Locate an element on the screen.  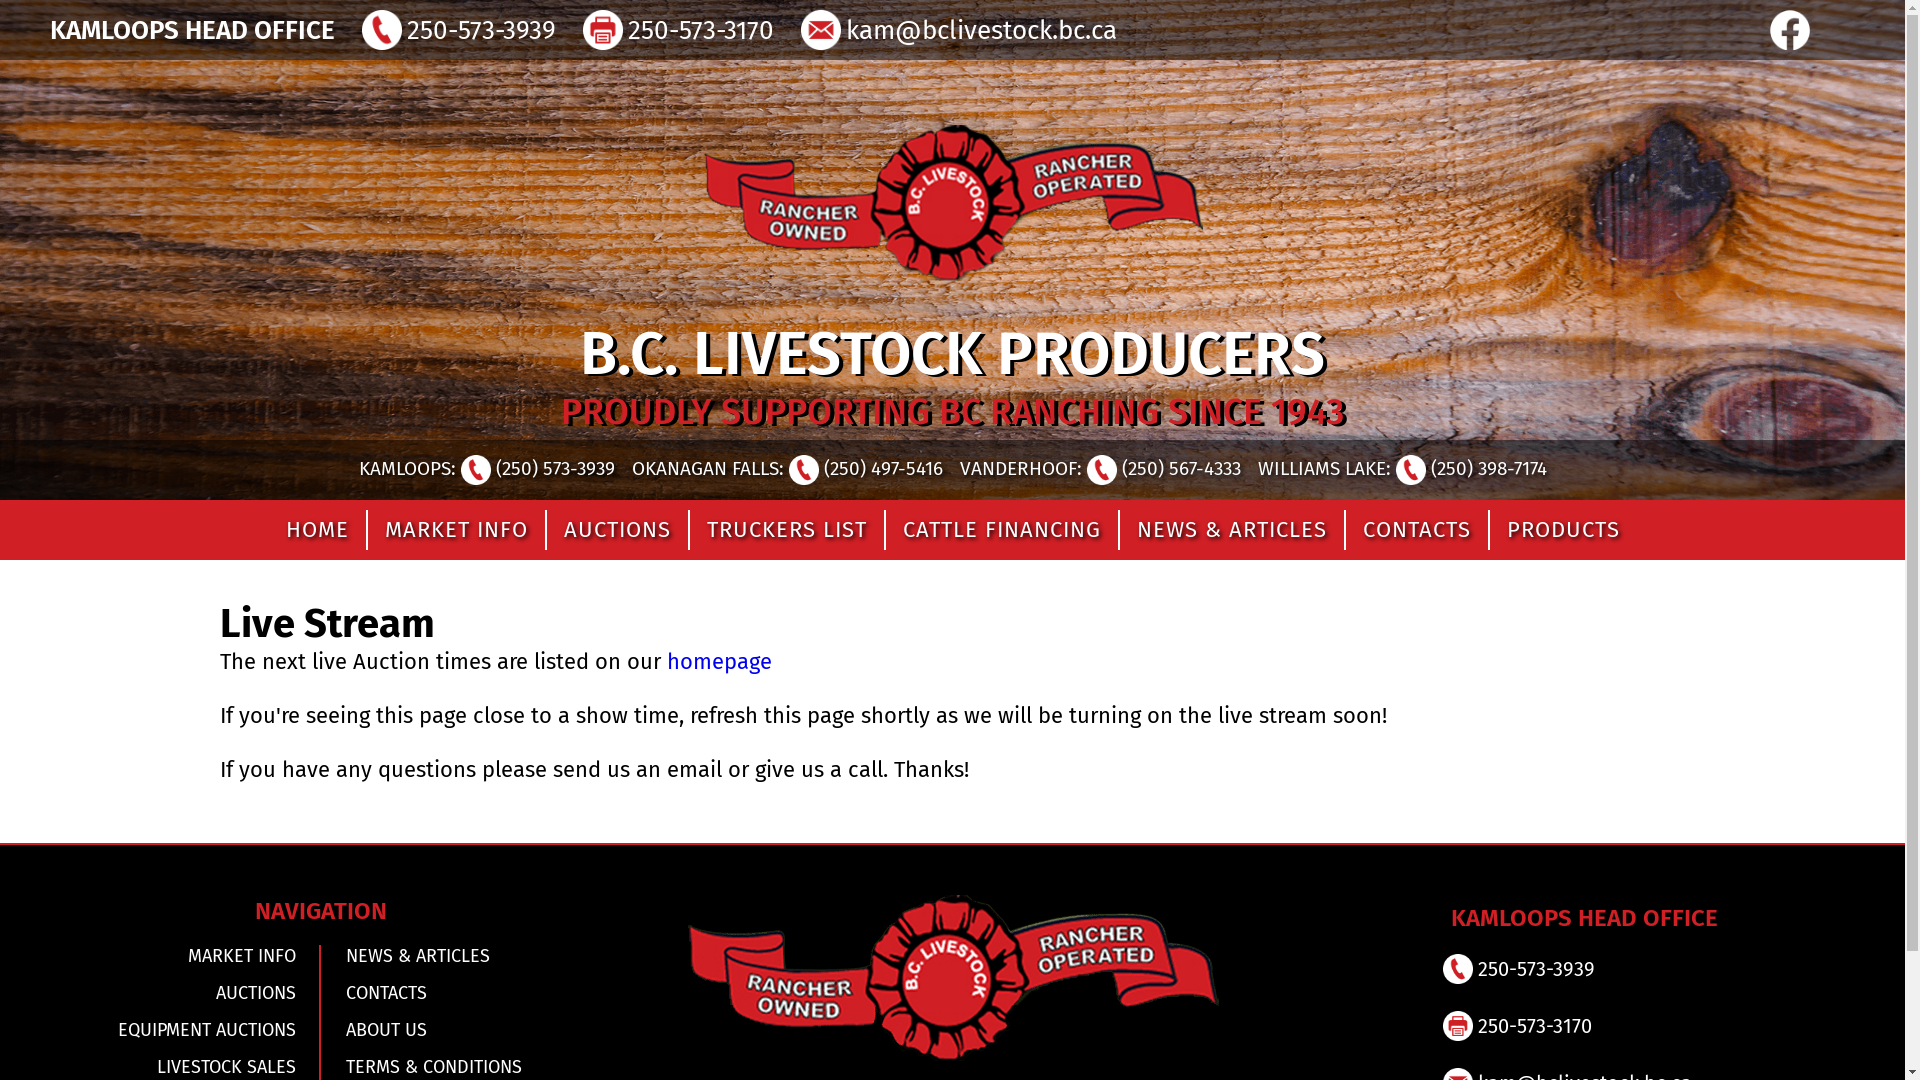
'MARKET INFO' is located at coordinates (172, 955).